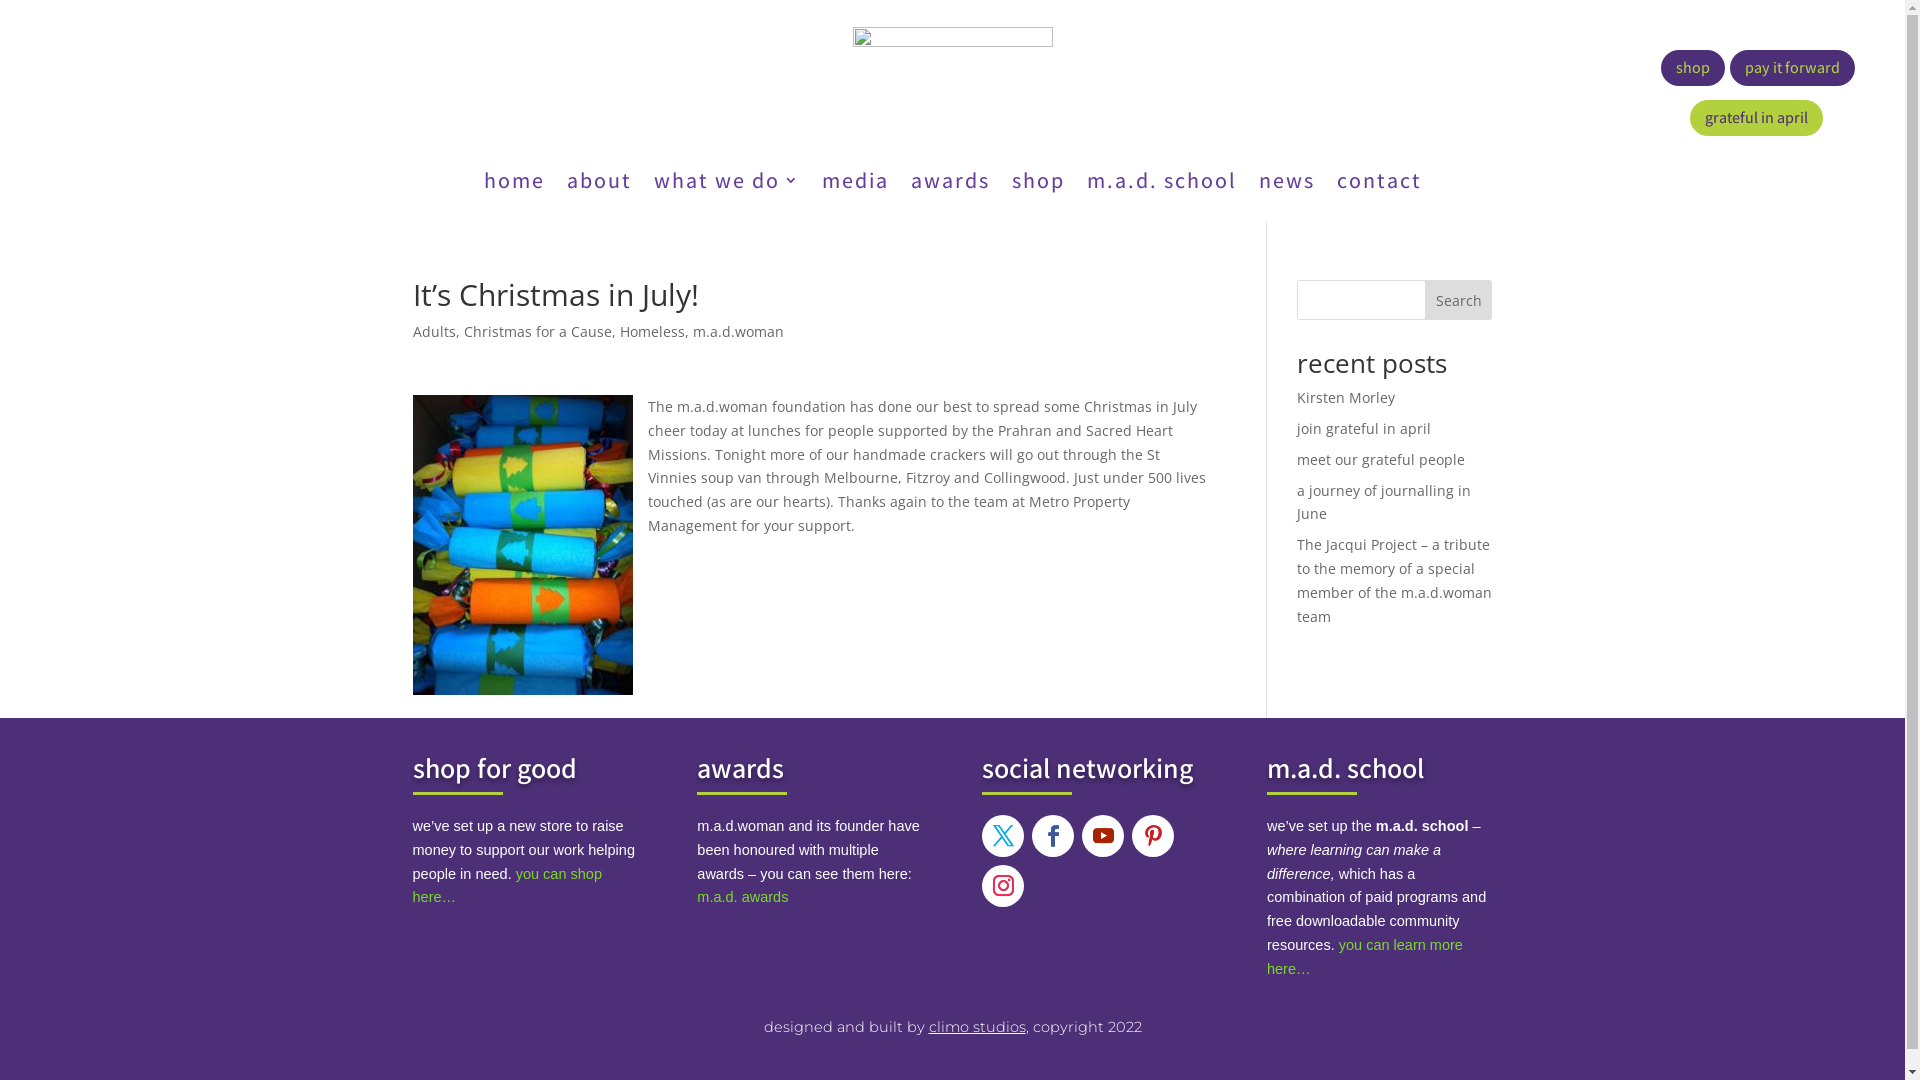 This screenshot has height=1080, width=1920. Describe the element at coordinates (1362, 427) in the screenshot. I see `'join grateful in april'` at that location.